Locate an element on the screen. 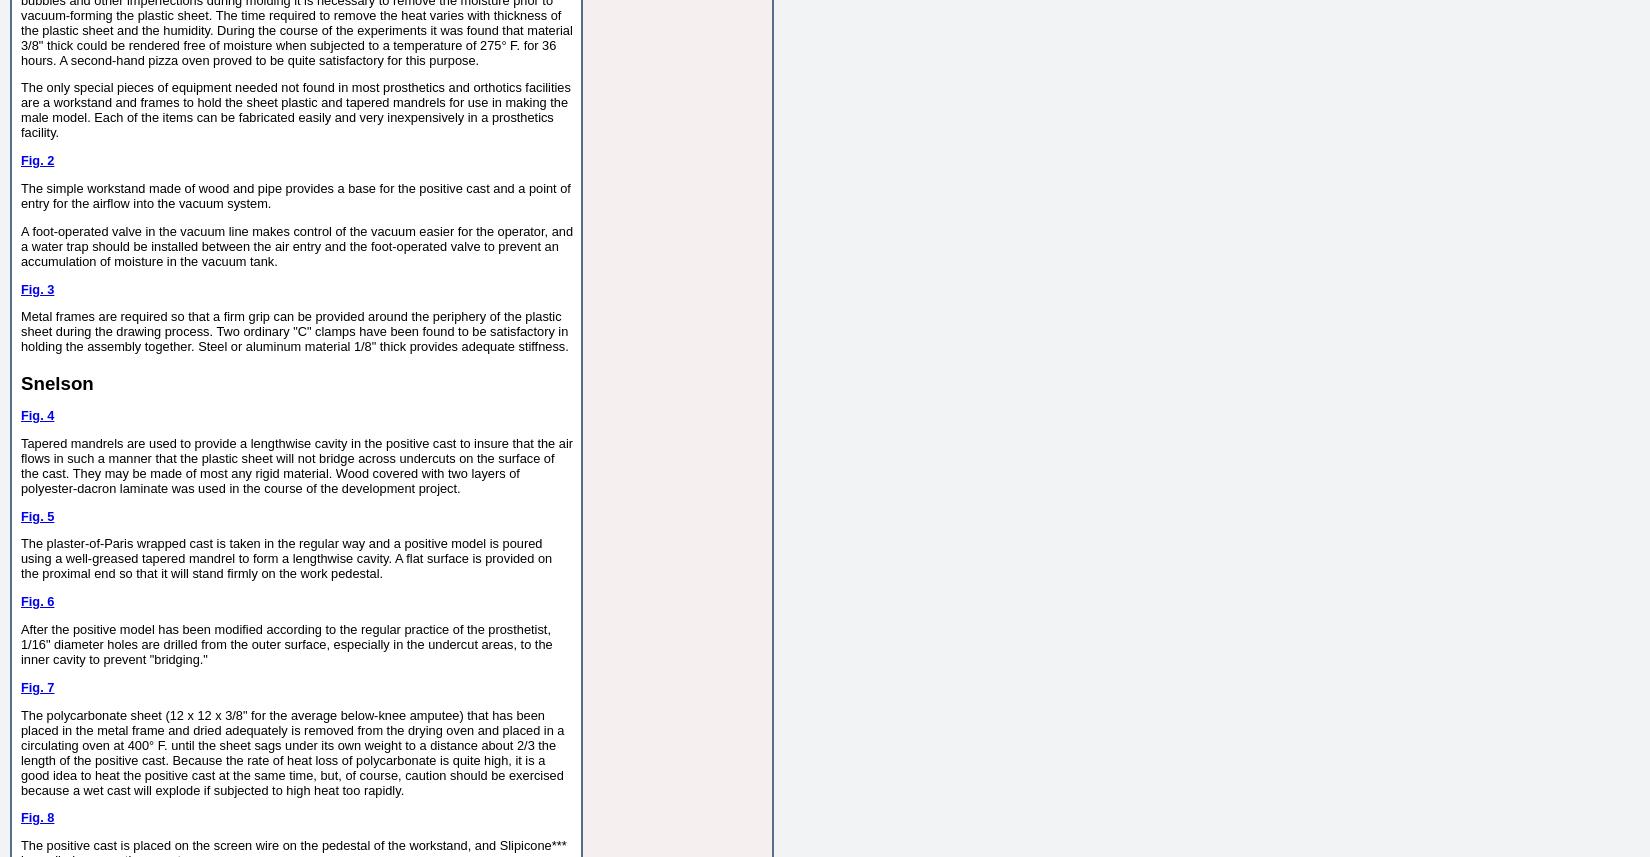 This screenshot has height=857, width=1650. 'Fig. 6' is located at coordinates (37, 600).